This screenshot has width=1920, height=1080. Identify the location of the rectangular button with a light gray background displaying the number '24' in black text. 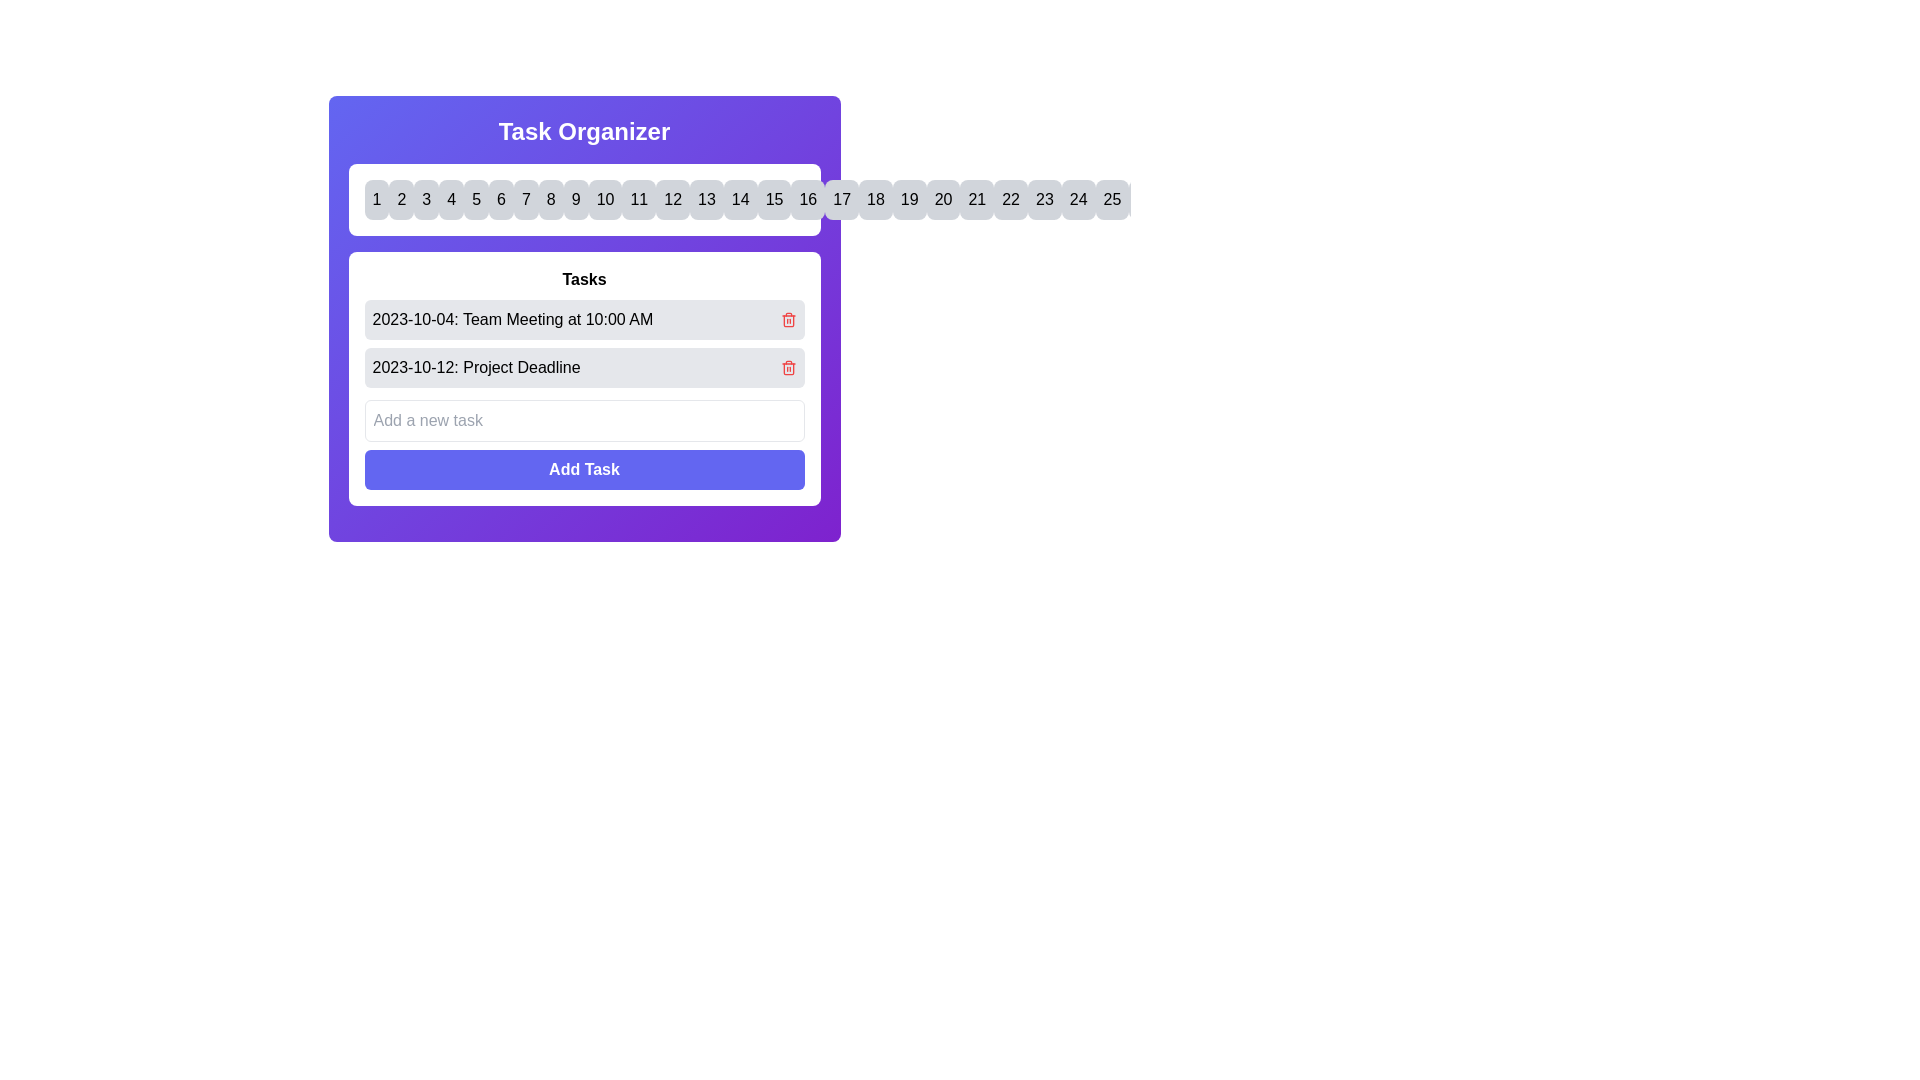
(1077, 200).